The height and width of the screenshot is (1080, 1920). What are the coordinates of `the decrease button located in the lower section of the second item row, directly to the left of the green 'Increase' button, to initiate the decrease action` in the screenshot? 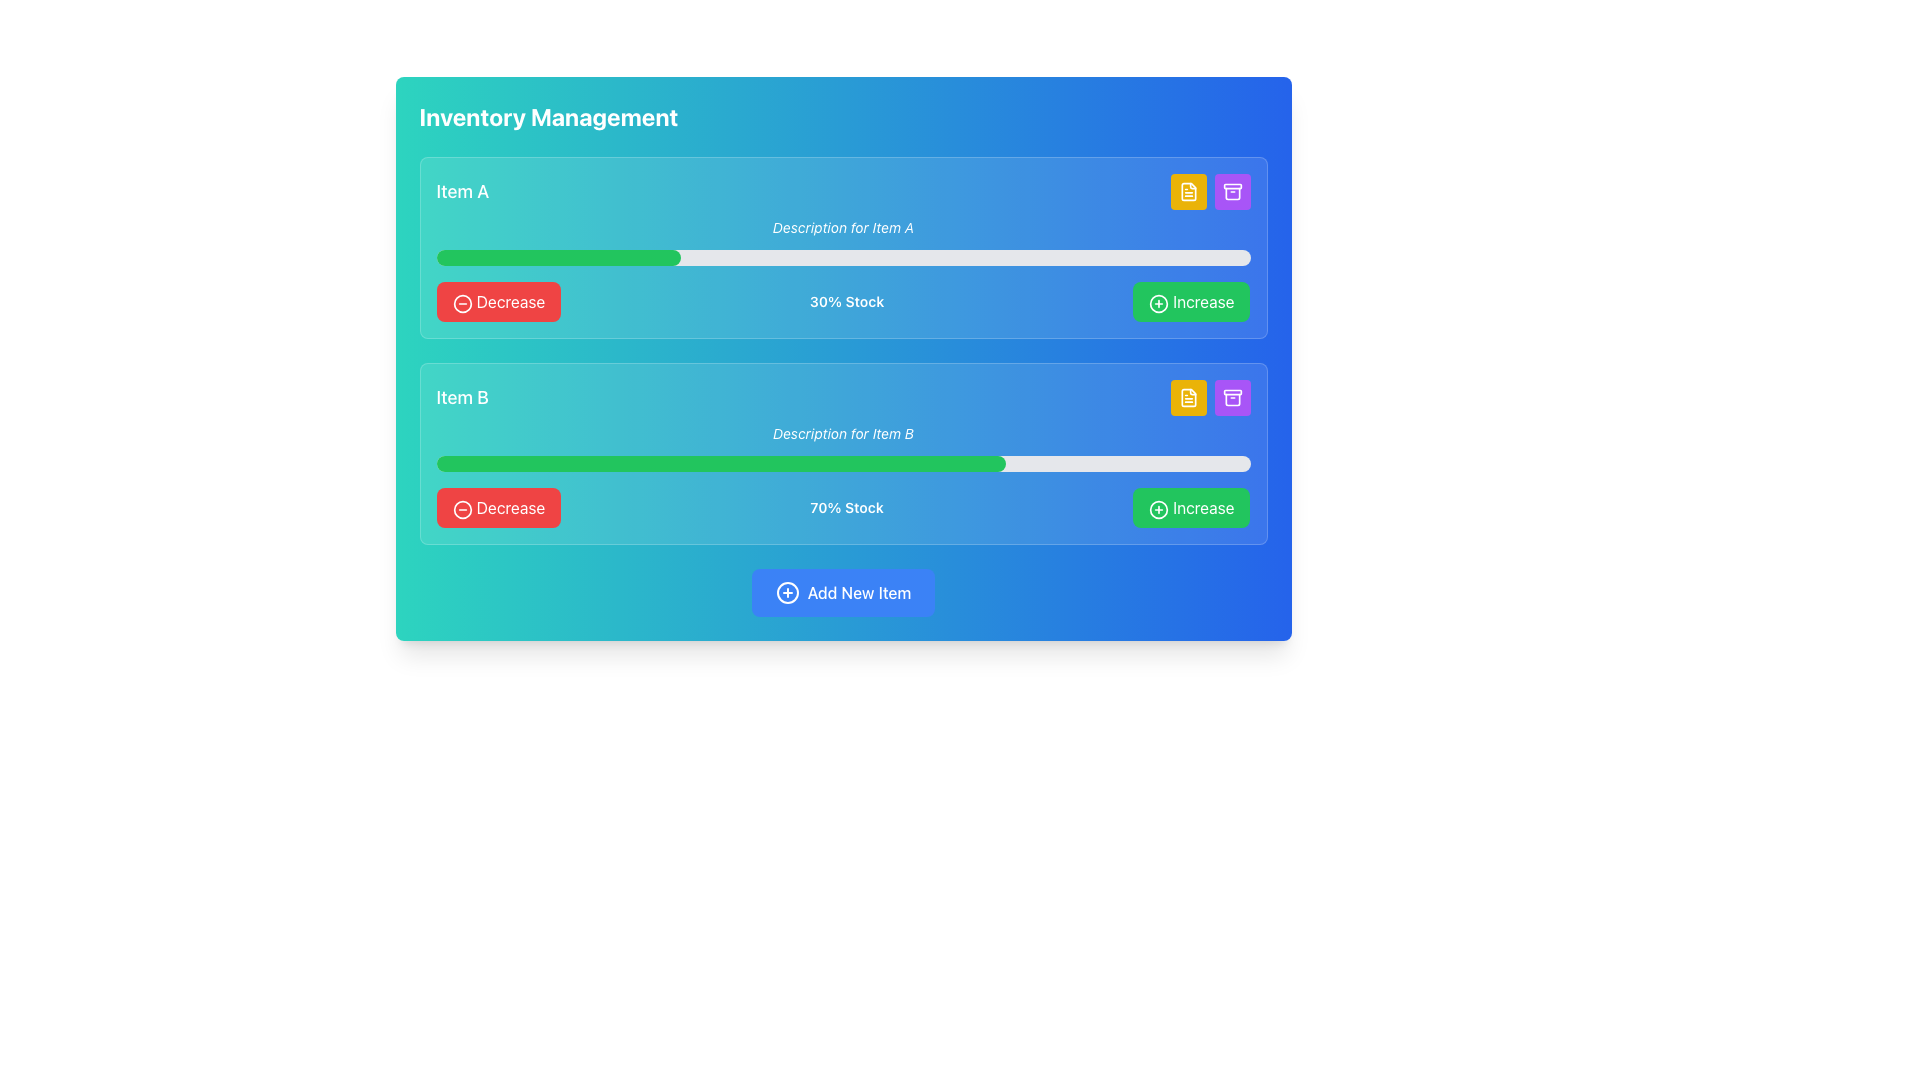 It's located at (498, 507).